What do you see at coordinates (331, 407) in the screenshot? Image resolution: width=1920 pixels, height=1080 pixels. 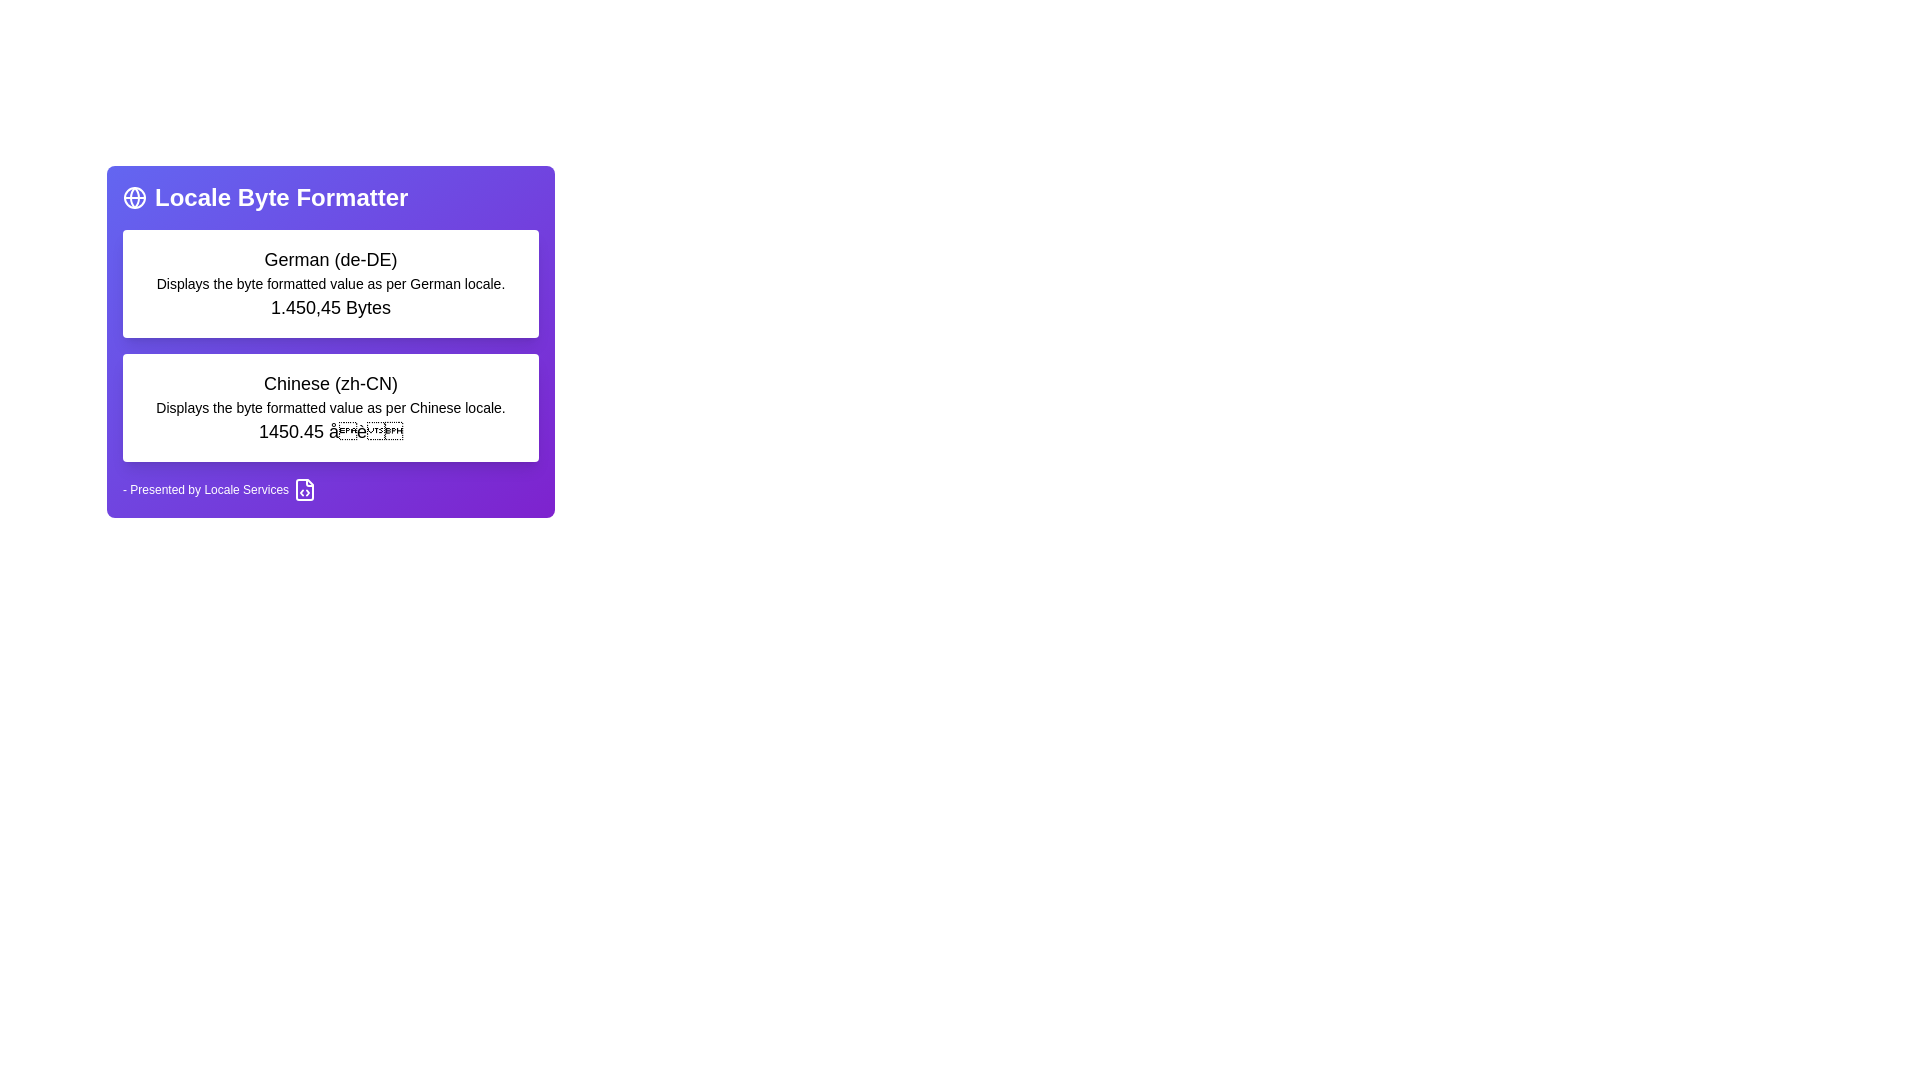 I see `the second static information card displaying localized byte formatting in Chinese, positioned below the first card with German locale` at bounding box center [331, 407].